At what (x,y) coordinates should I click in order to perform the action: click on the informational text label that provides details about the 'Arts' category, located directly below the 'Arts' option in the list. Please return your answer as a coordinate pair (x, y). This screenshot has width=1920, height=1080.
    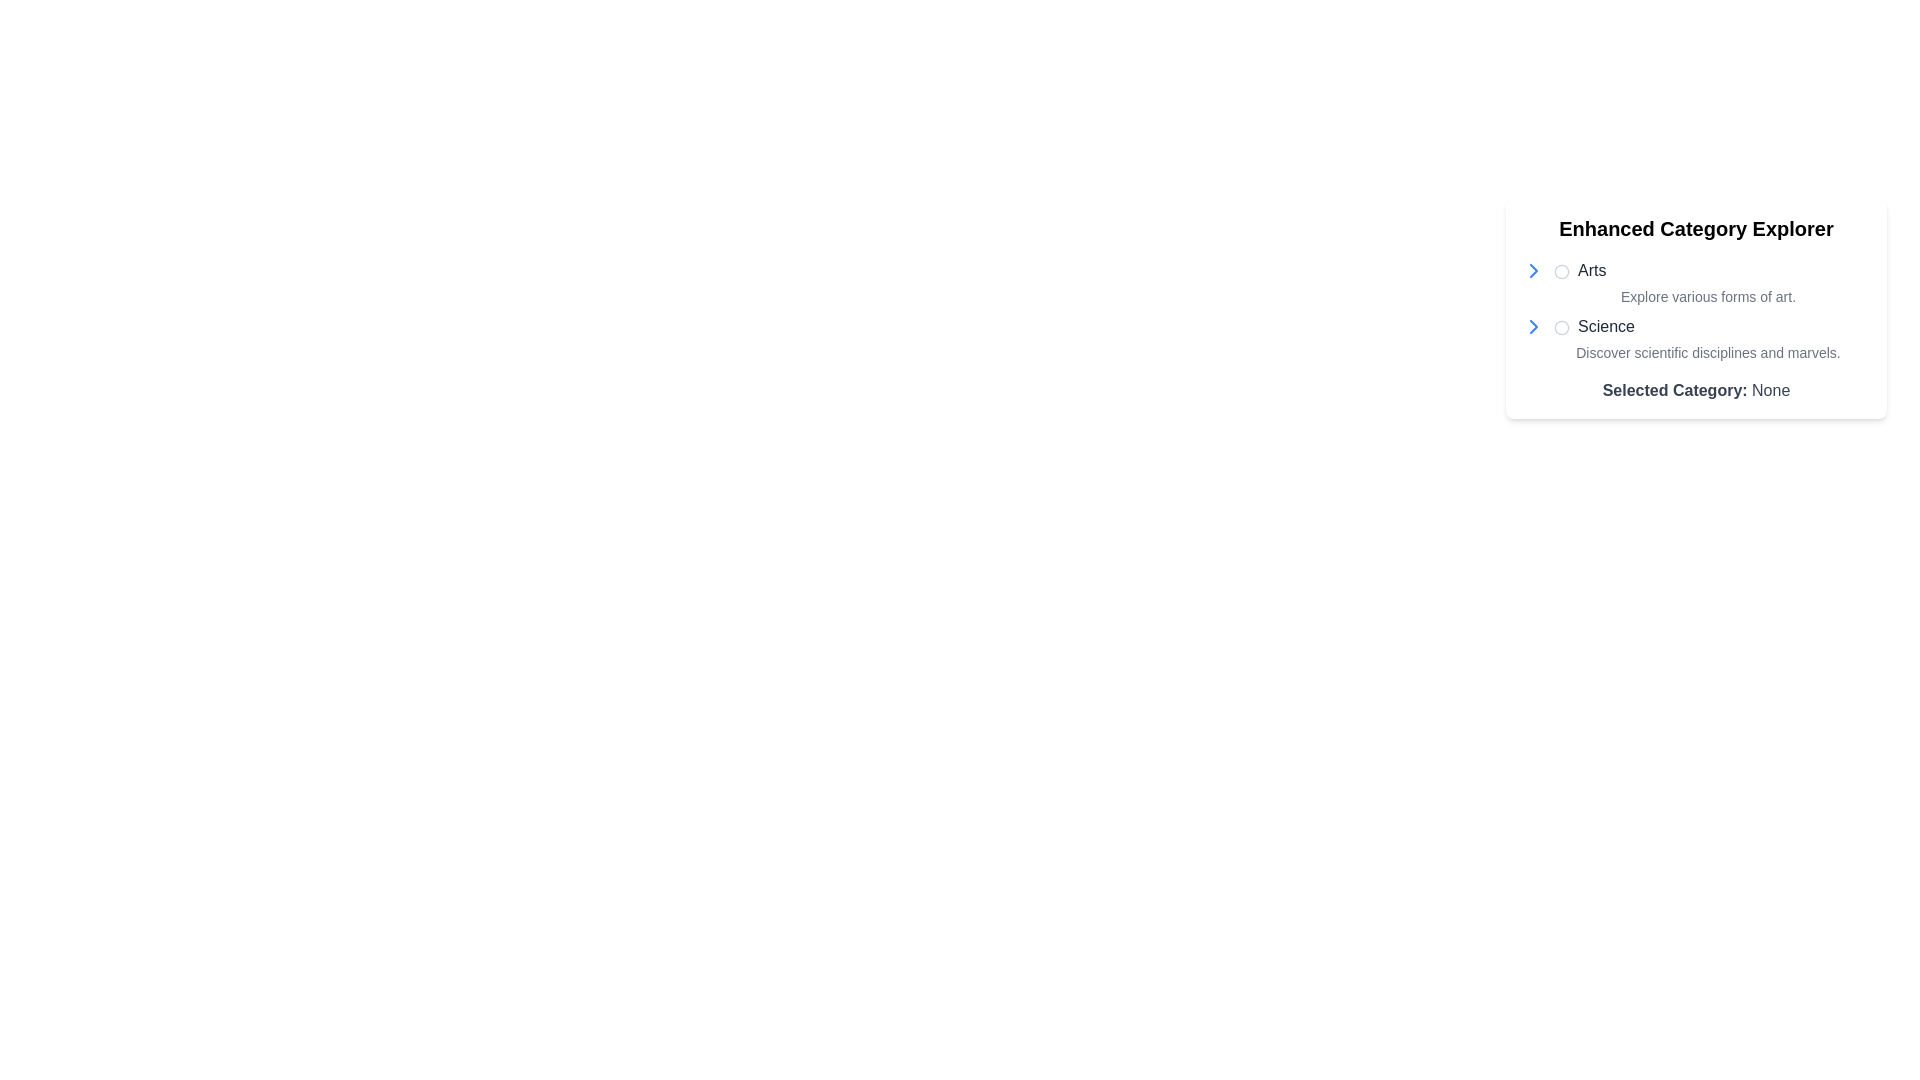
    Looking at the image, I should click on (1707, 297).